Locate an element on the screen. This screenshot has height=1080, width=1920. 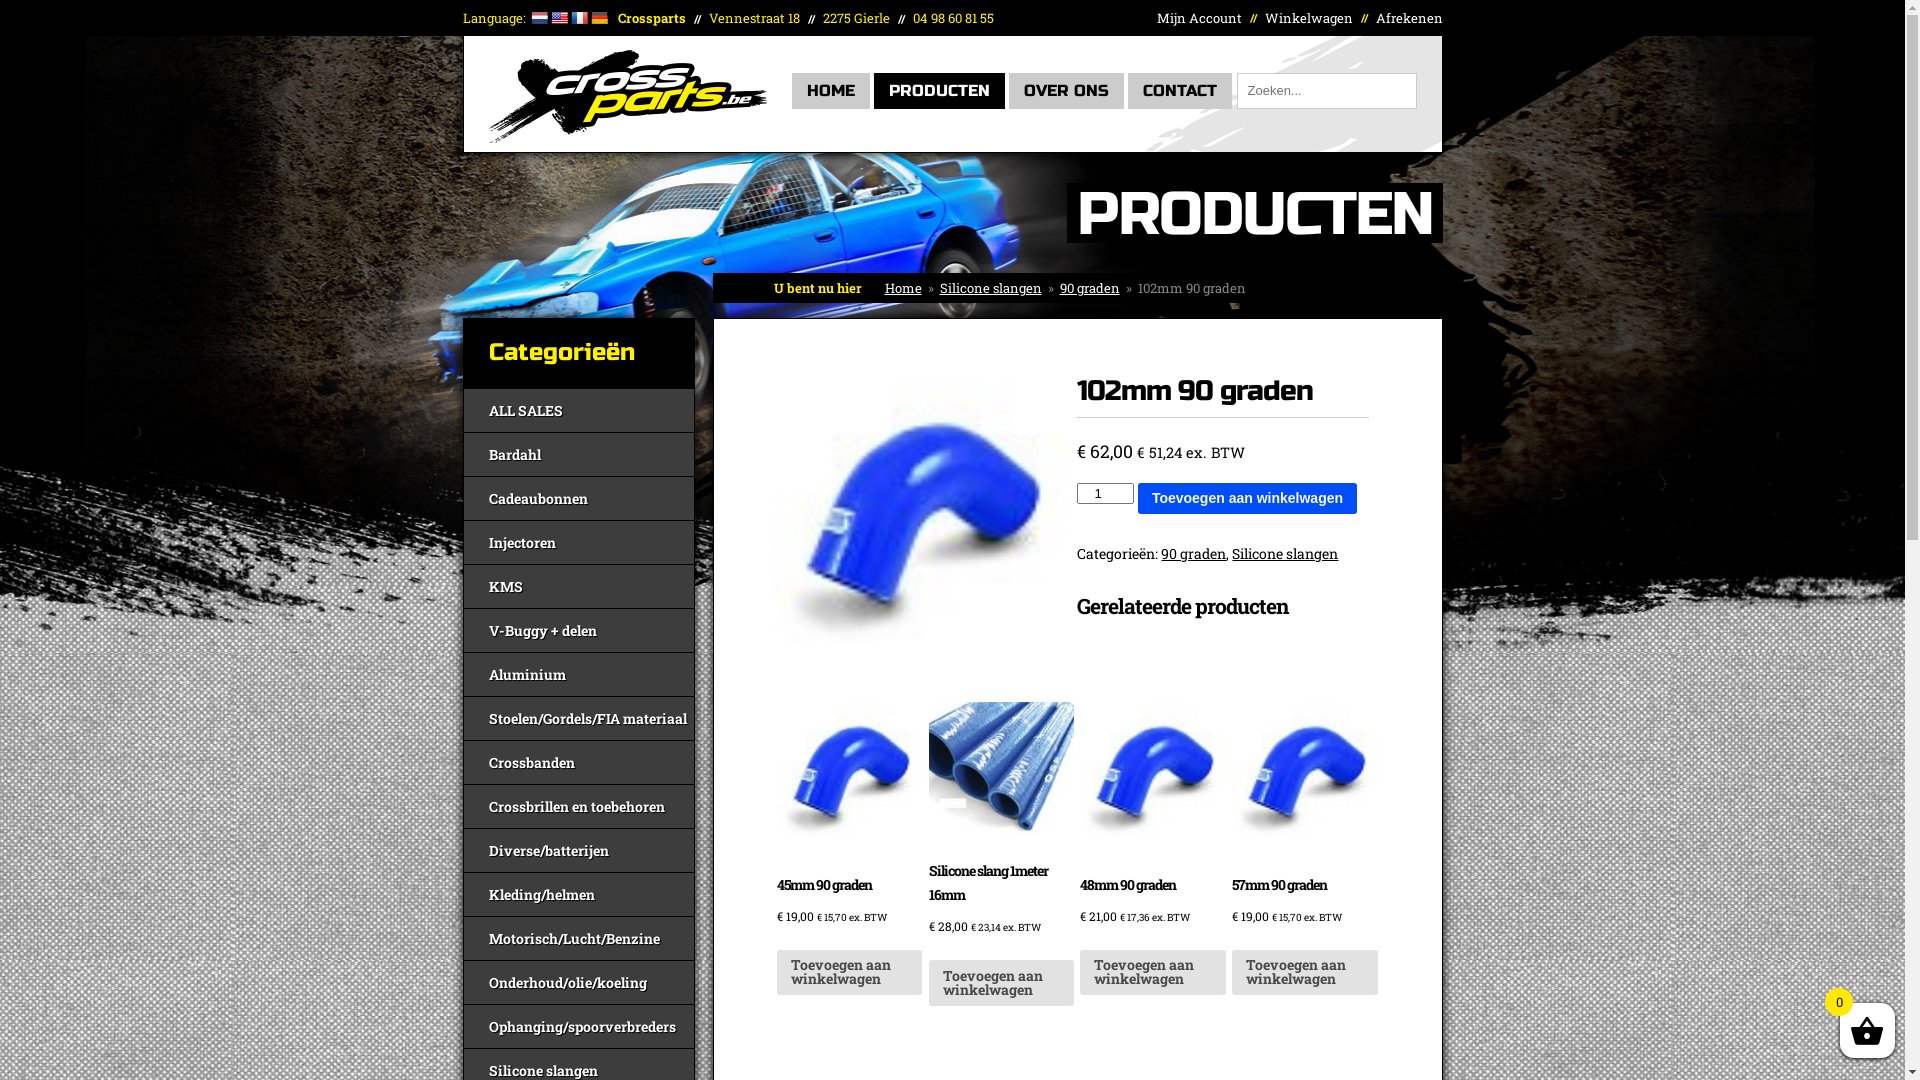
'Kleding/helmen' is located at coordinates (578, 893).